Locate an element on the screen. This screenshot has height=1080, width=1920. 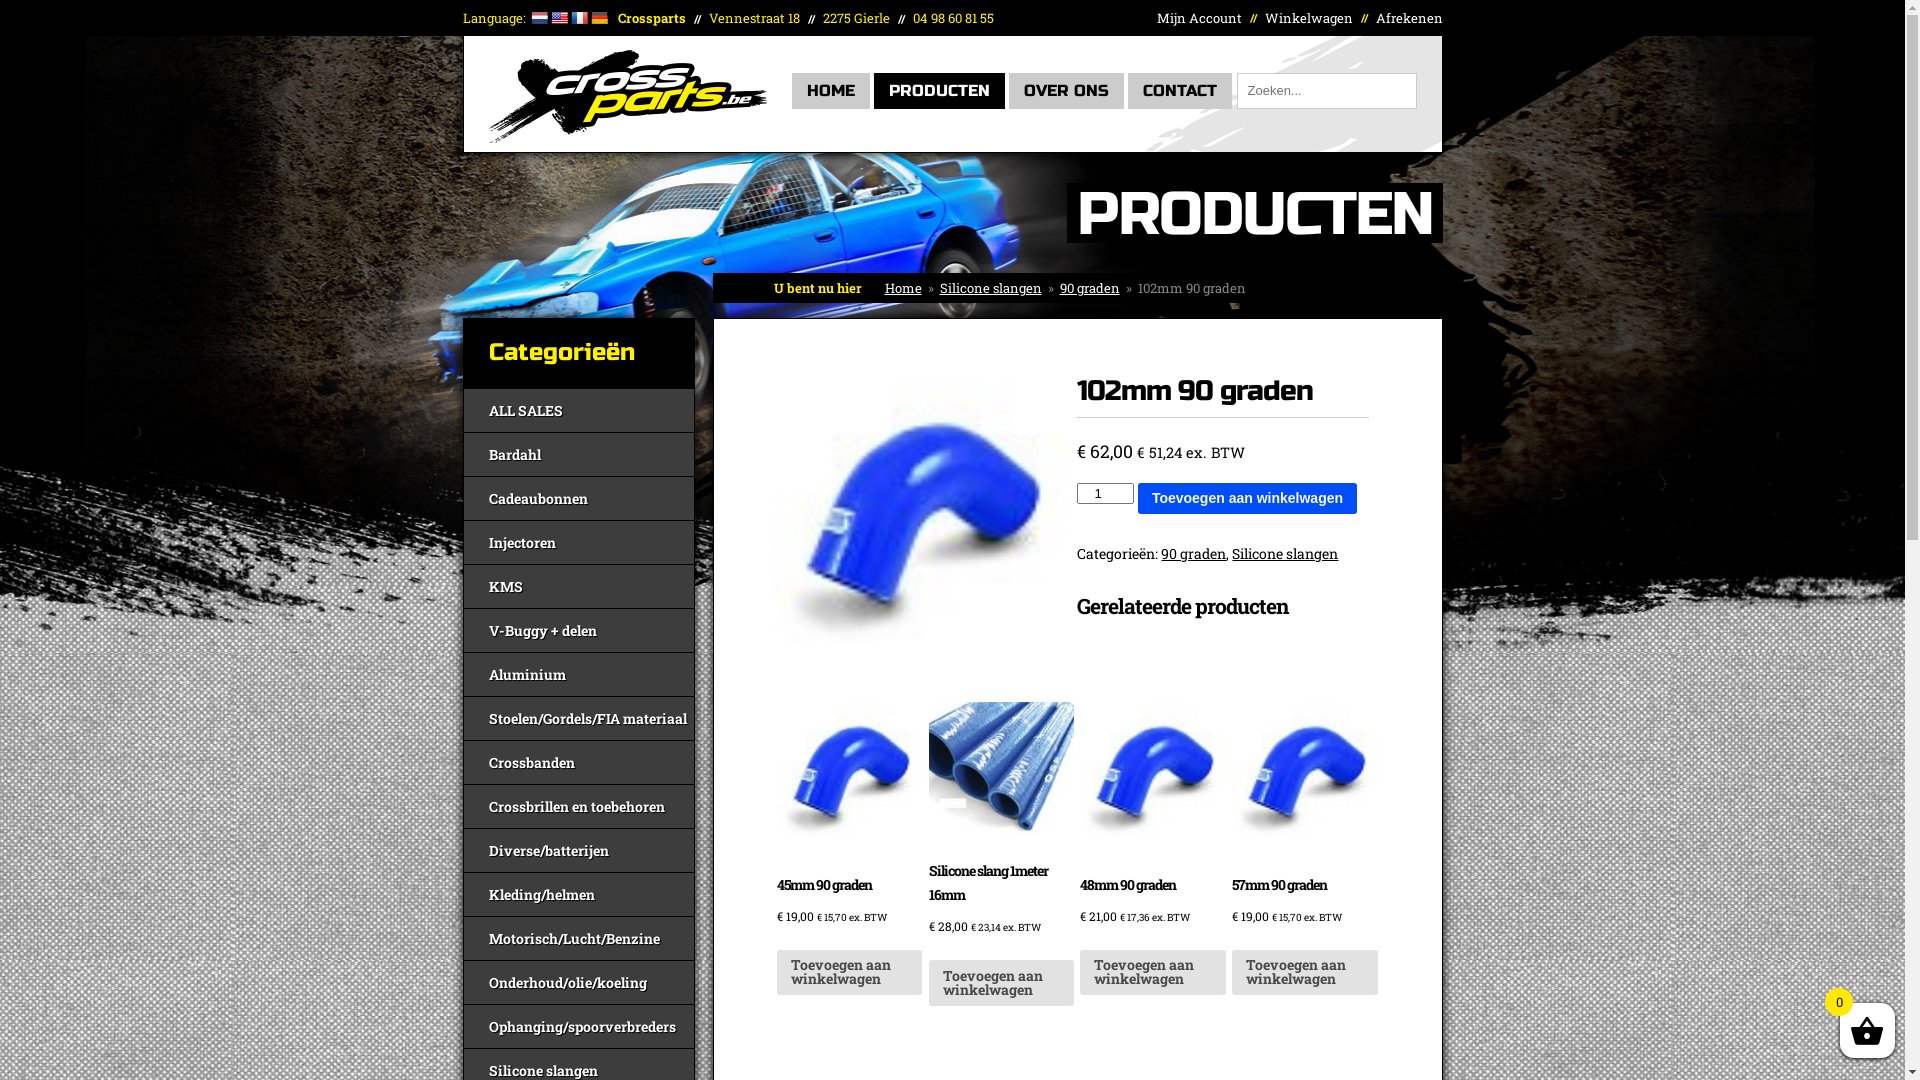
'Kleding/helmen' is located at coordinates (578, 893).